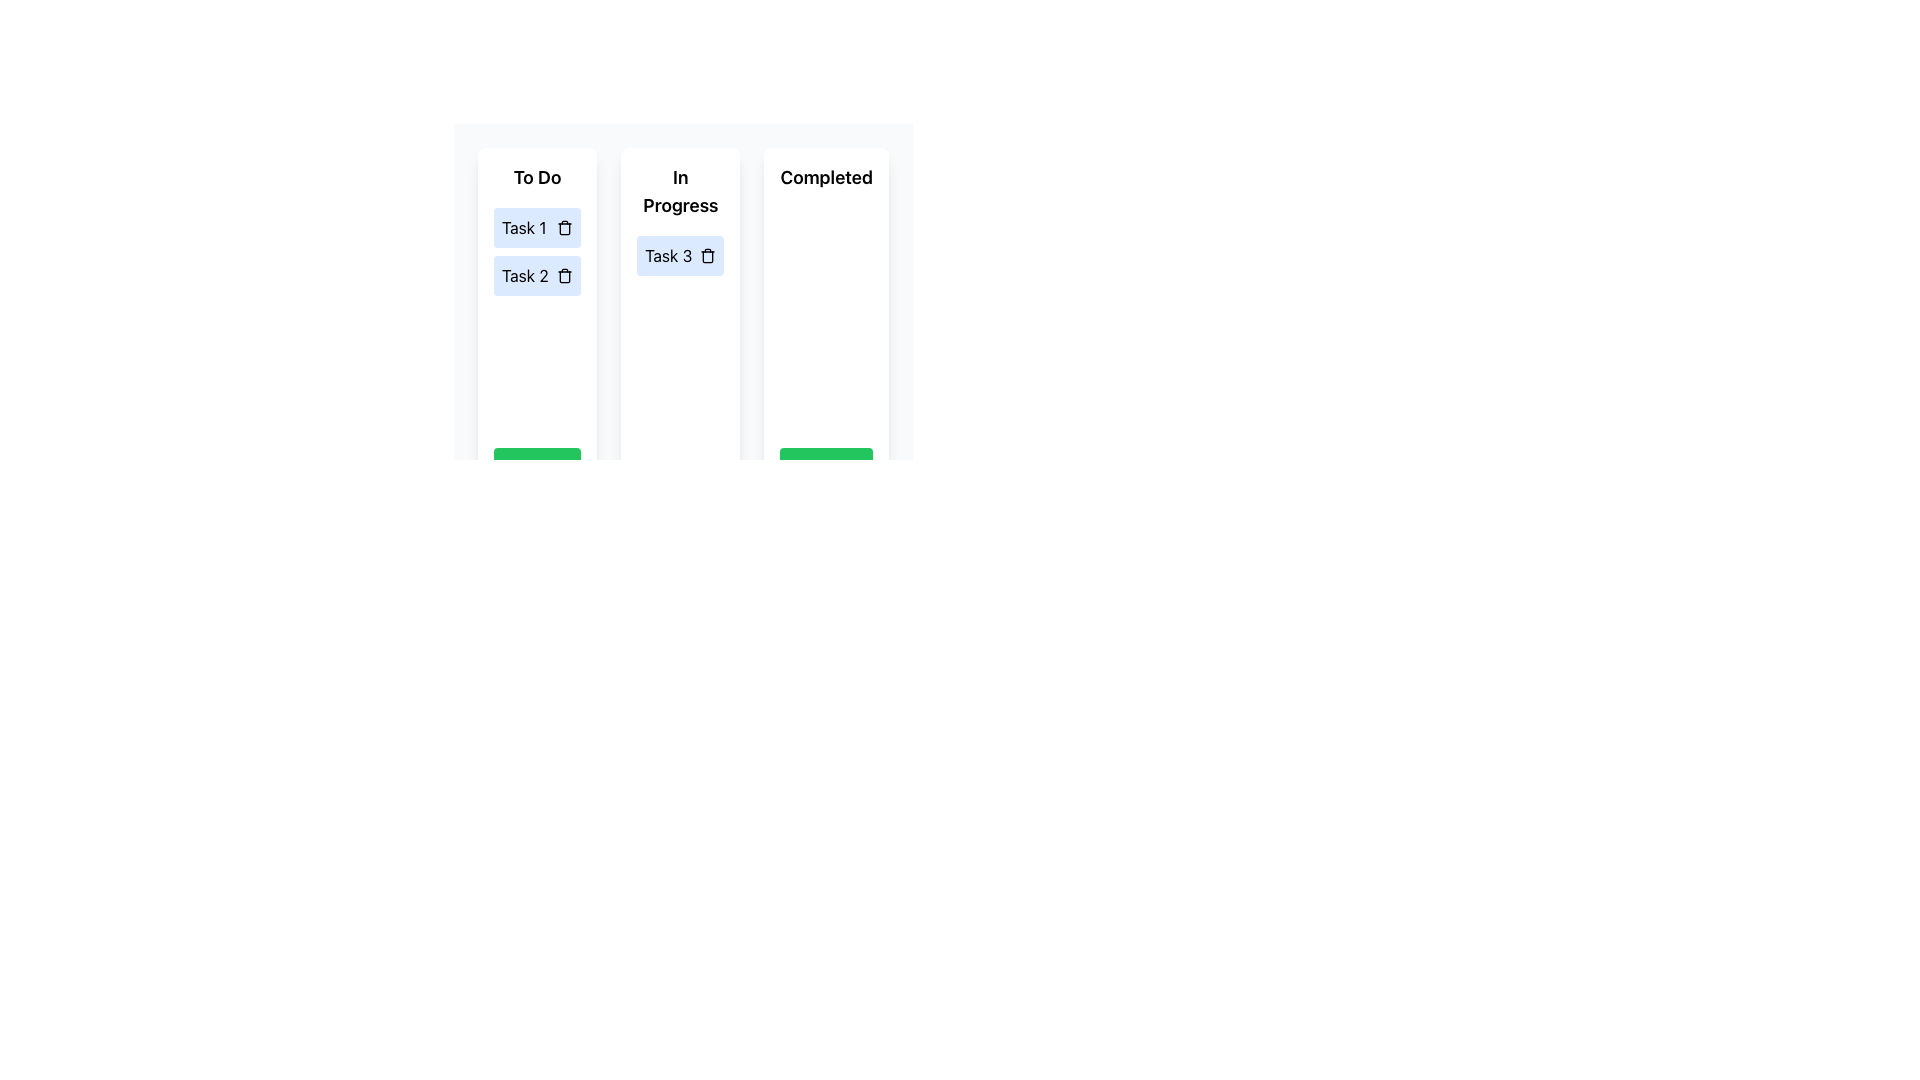 Image resolution: width=1920 pixels, height=1080 pixels. I want to click on the green 'Add Task' button located at the bottom of the 'To Do' section to observe any hover effects, so click(537, 479).